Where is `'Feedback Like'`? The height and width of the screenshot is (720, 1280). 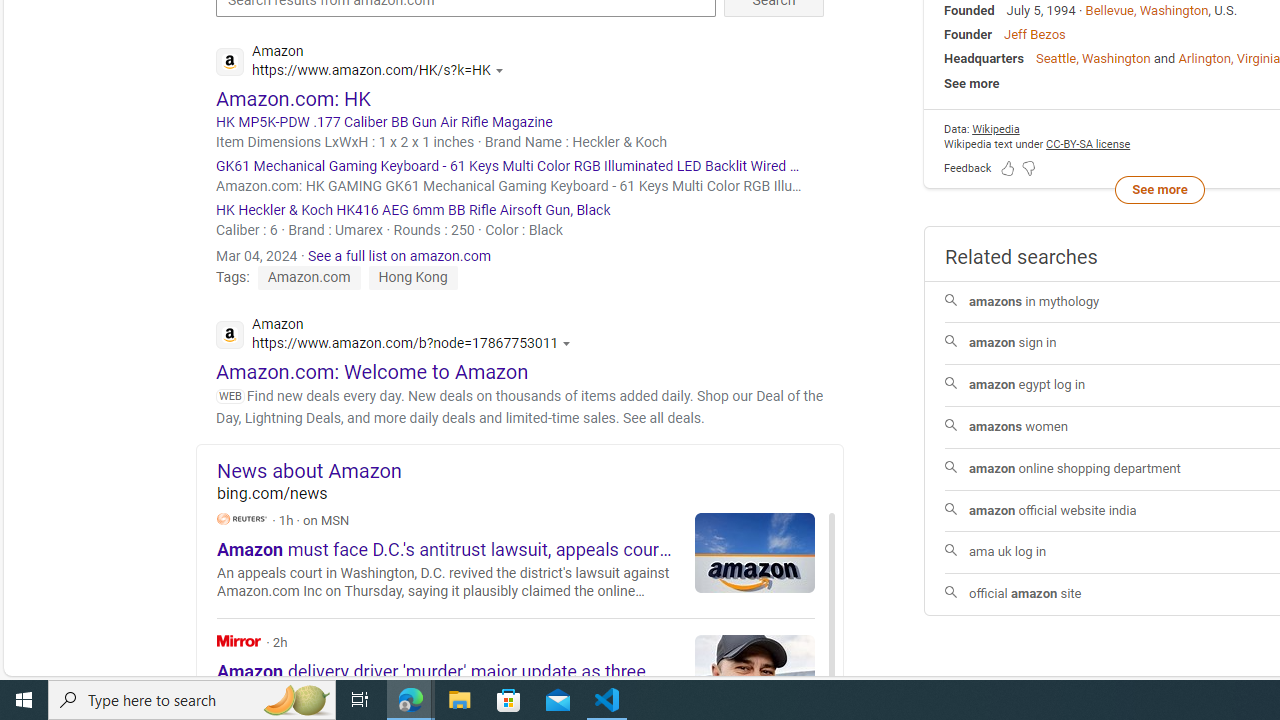 'Feedback Like' is located at coordinates (1008, 166).